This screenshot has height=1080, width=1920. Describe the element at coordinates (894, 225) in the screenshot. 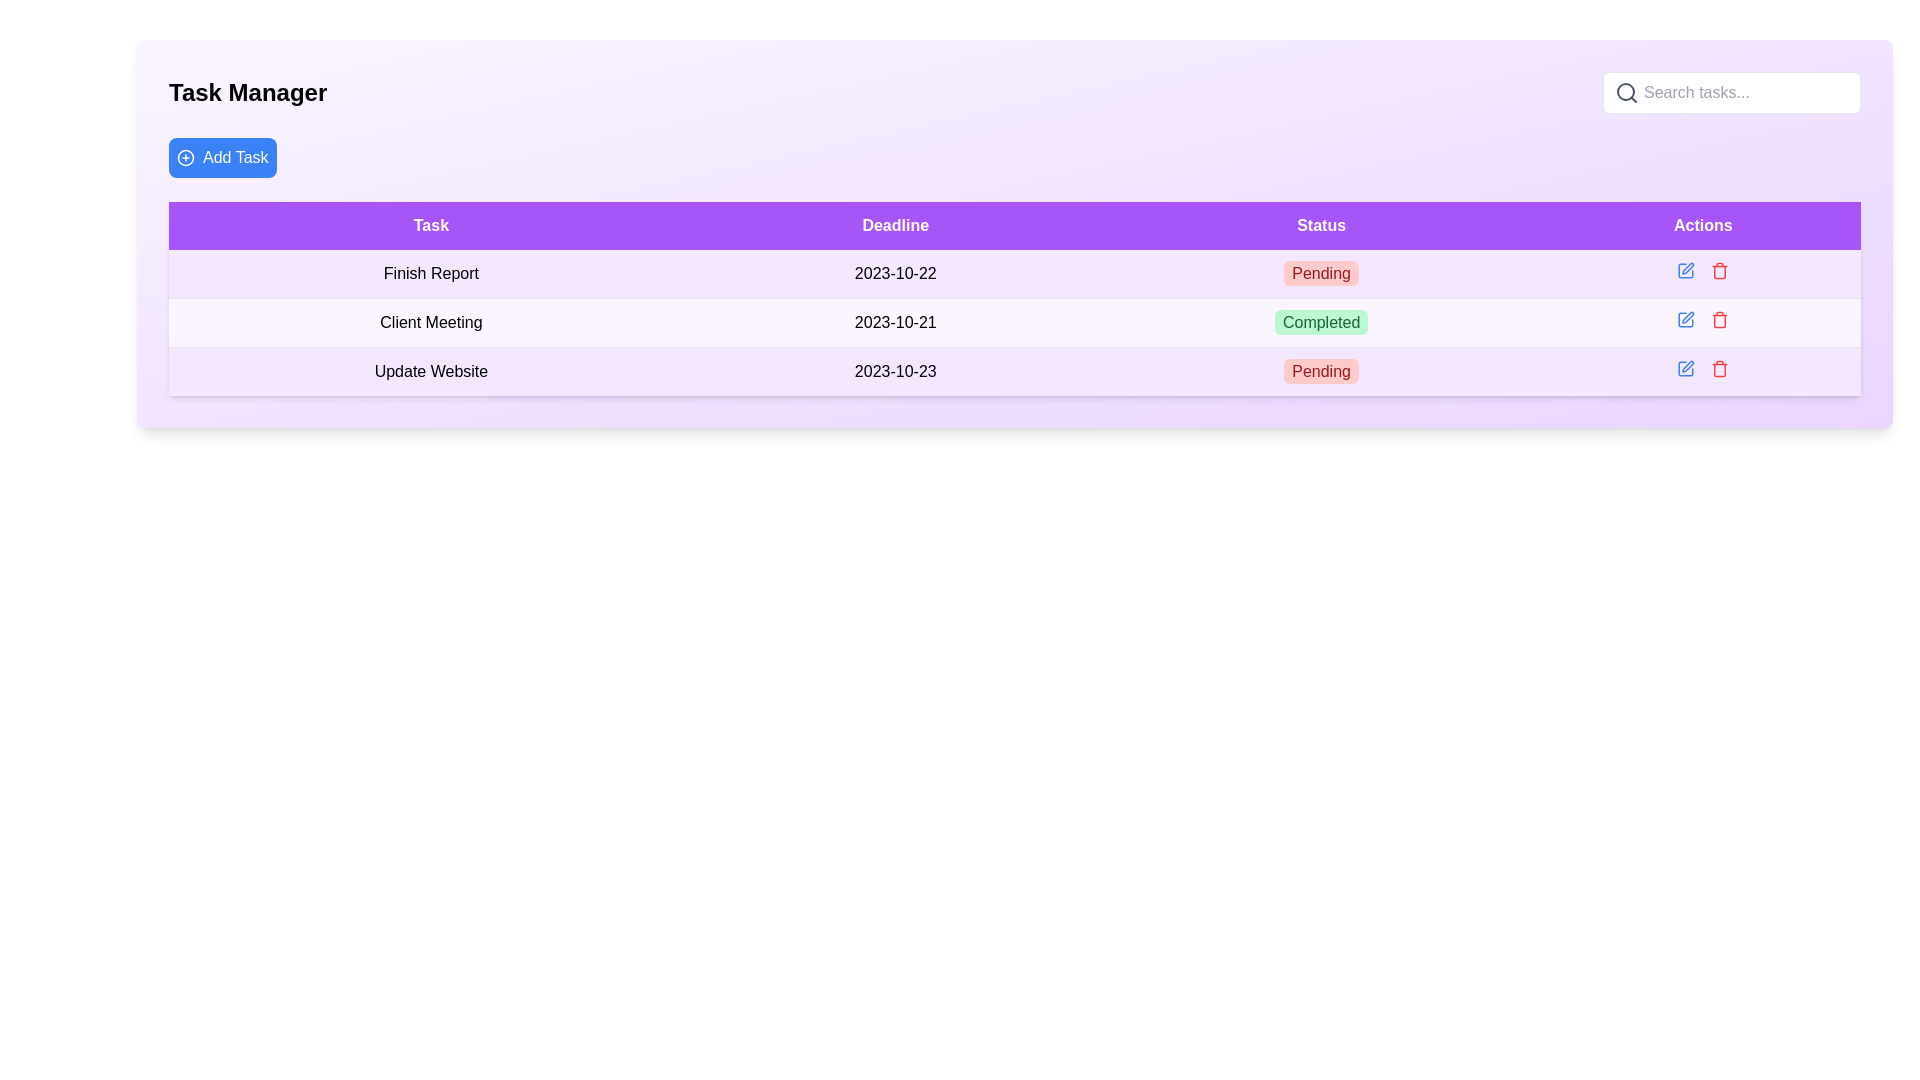

I see `label of the Table header cell that organizes deadlines, located as the second cell from the left in the header row, between 'Task' and 'Status'` at that location.